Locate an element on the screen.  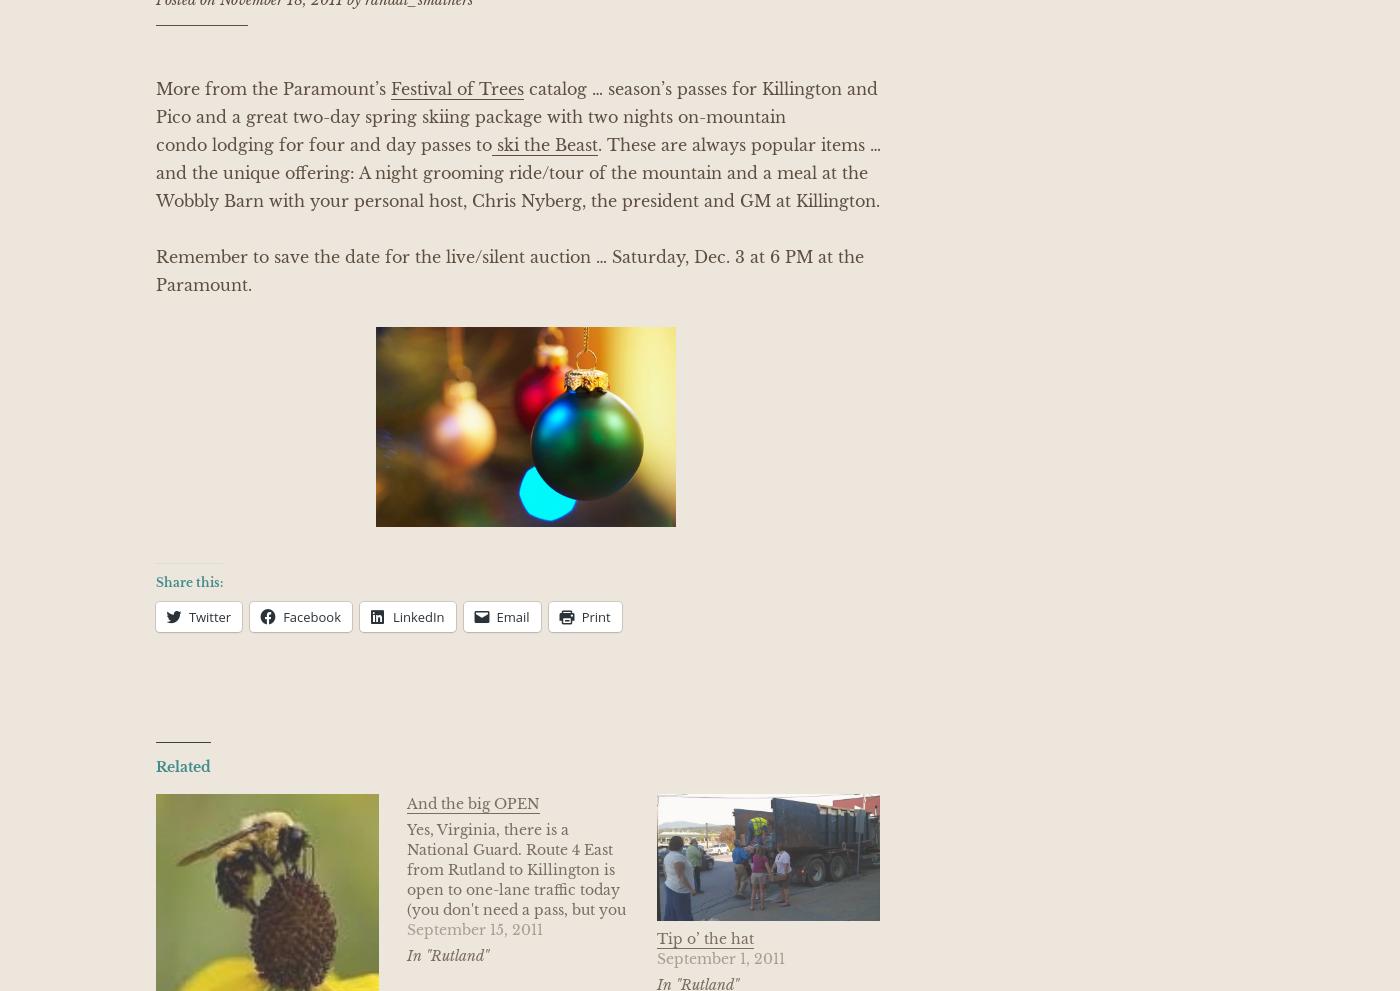
'Email' is located at coordinates (512, 616).